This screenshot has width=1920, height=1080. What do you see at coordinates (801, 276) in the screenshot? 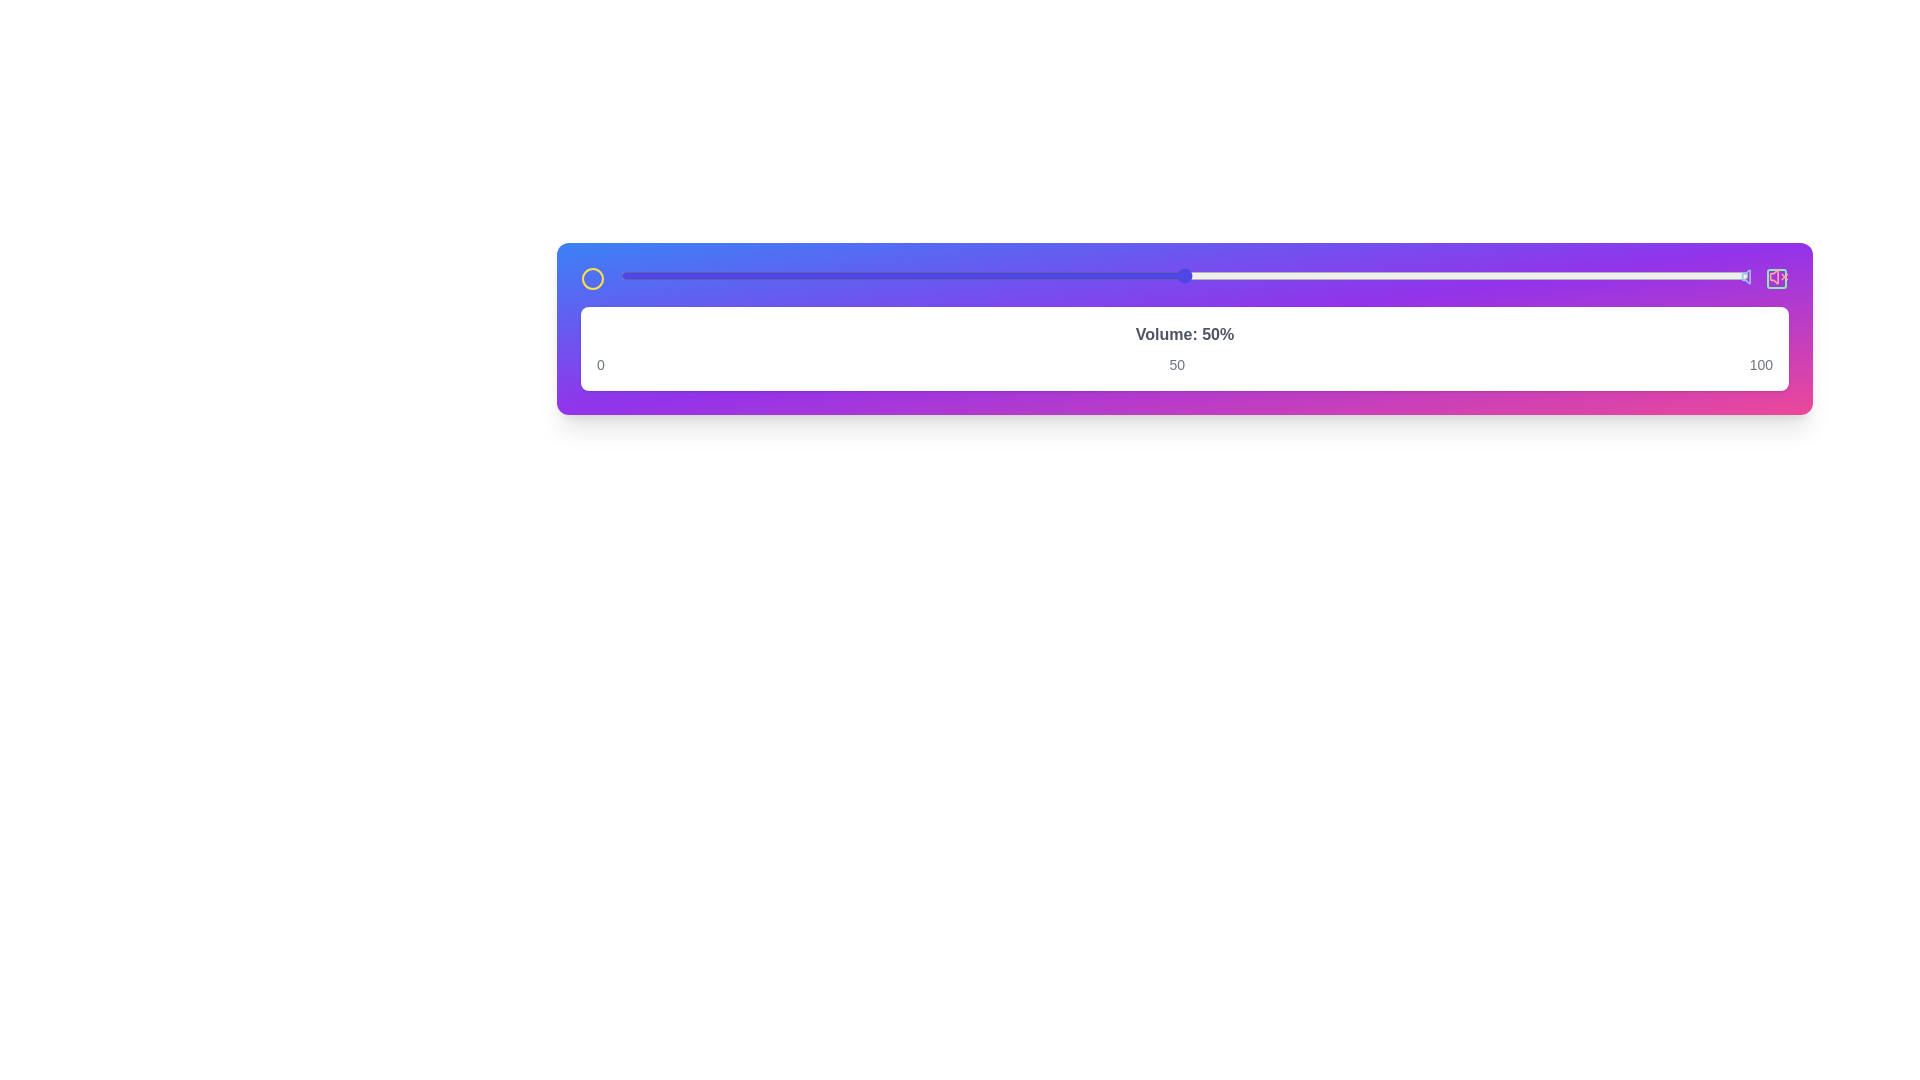
I see `the slider to 16%` at bounding box center [801, 276].